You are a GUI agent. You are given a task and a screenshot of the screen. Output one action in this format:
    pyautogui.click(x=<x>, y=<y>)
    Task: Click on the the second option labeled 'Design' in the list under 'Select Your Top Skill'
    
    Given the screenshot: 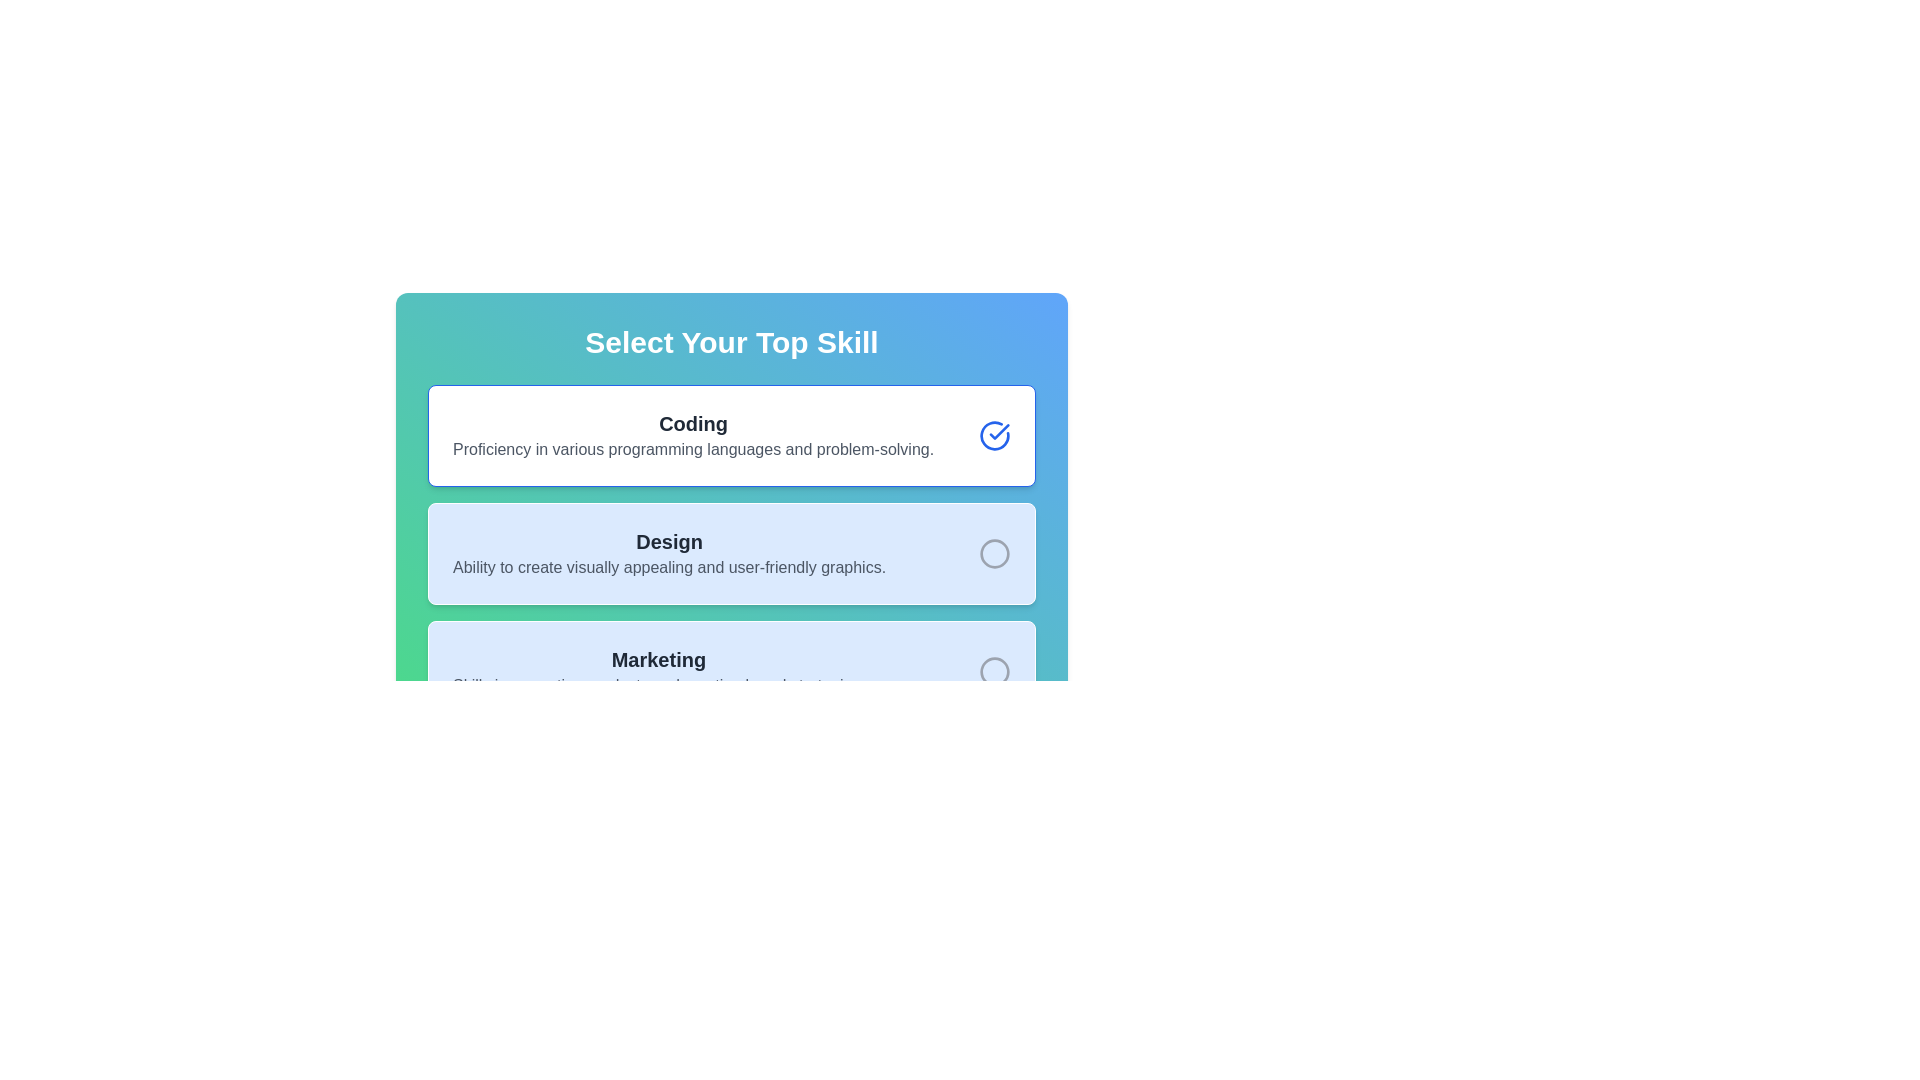 What is the action you would take?
    pyautogui.click(x=669, y=554)
    